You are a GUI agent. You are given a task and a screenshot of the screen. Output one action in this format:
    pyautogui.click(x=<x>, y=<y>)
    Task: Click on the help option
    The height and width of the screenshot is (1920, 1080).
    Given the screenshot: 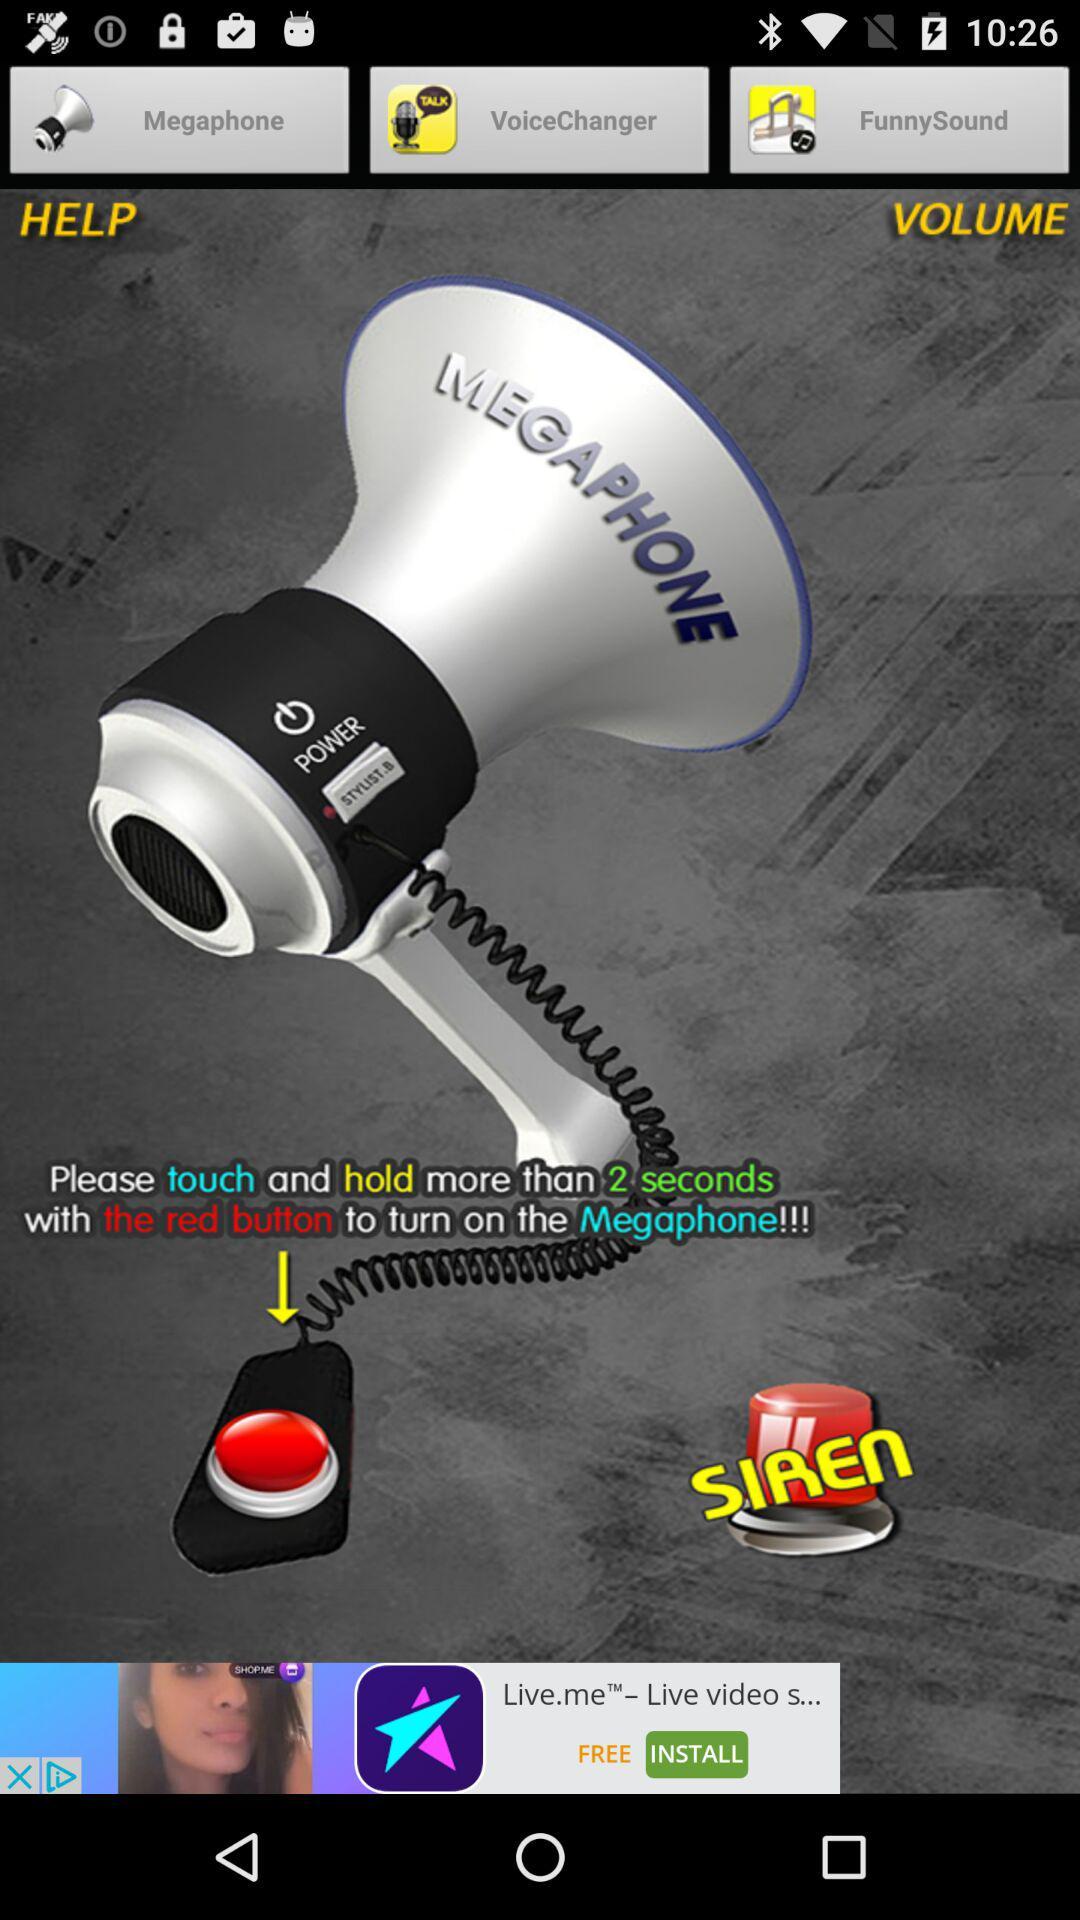 What is the action you would take?
    pyautogui.click(x=147, y=229)
    